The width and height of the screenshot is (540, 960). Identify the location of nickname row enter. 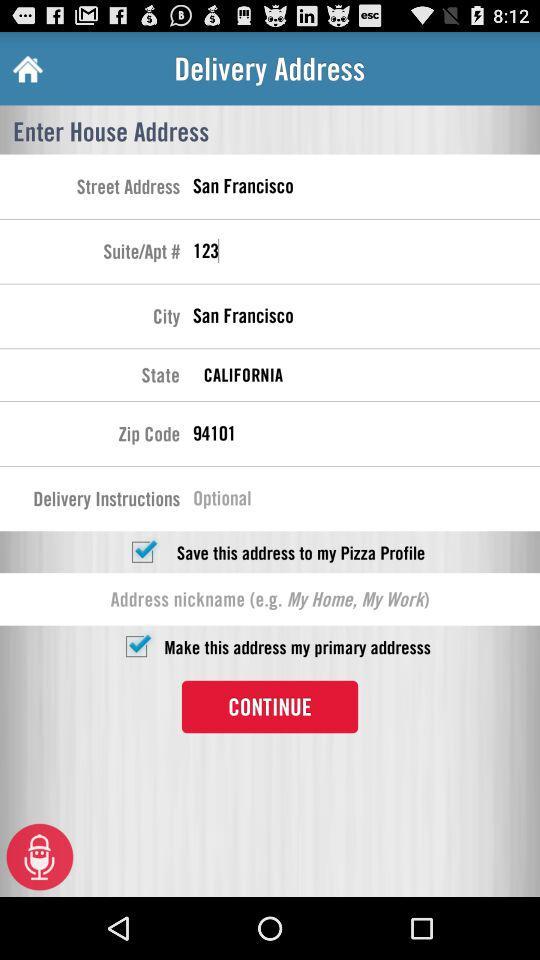
(270, 599).